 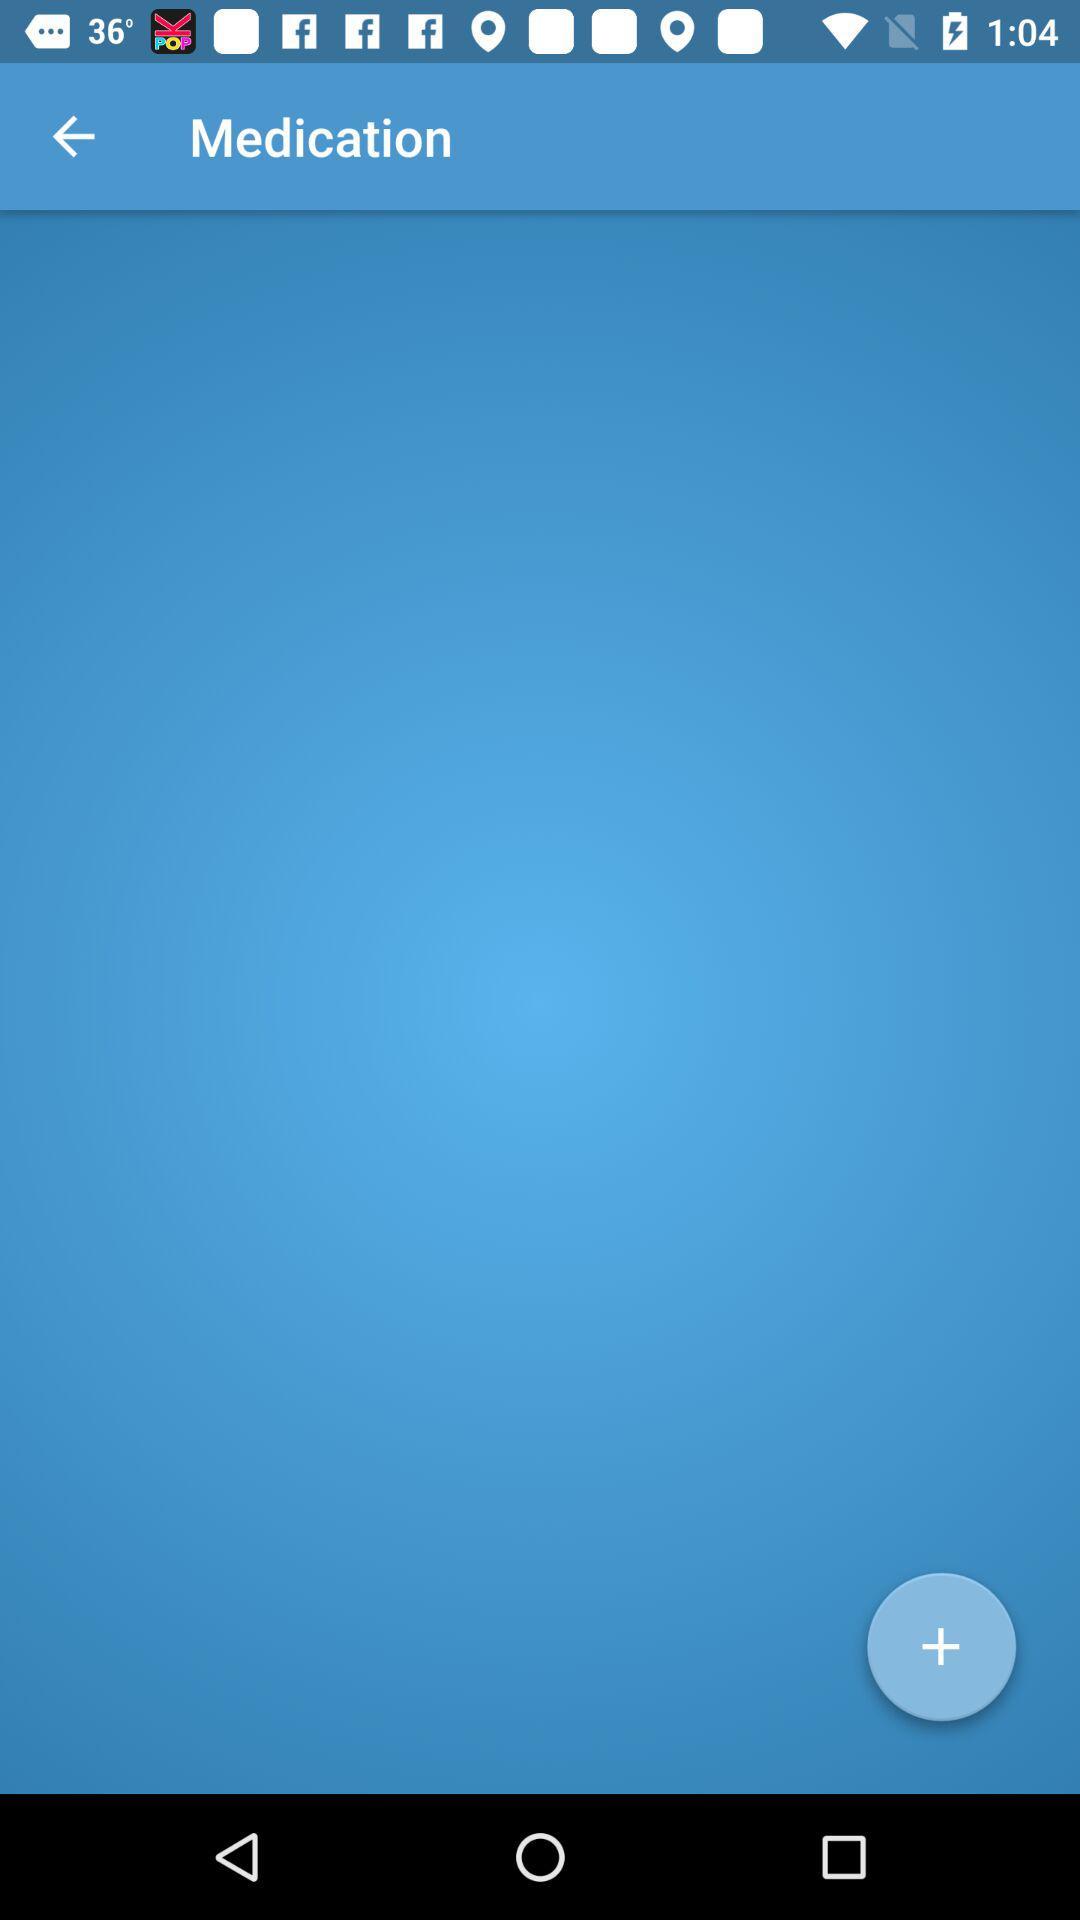 What do you see at coordinates (941, 1654) in the screenshot?
I see `the add icon` at bounding box center [941, 1654].